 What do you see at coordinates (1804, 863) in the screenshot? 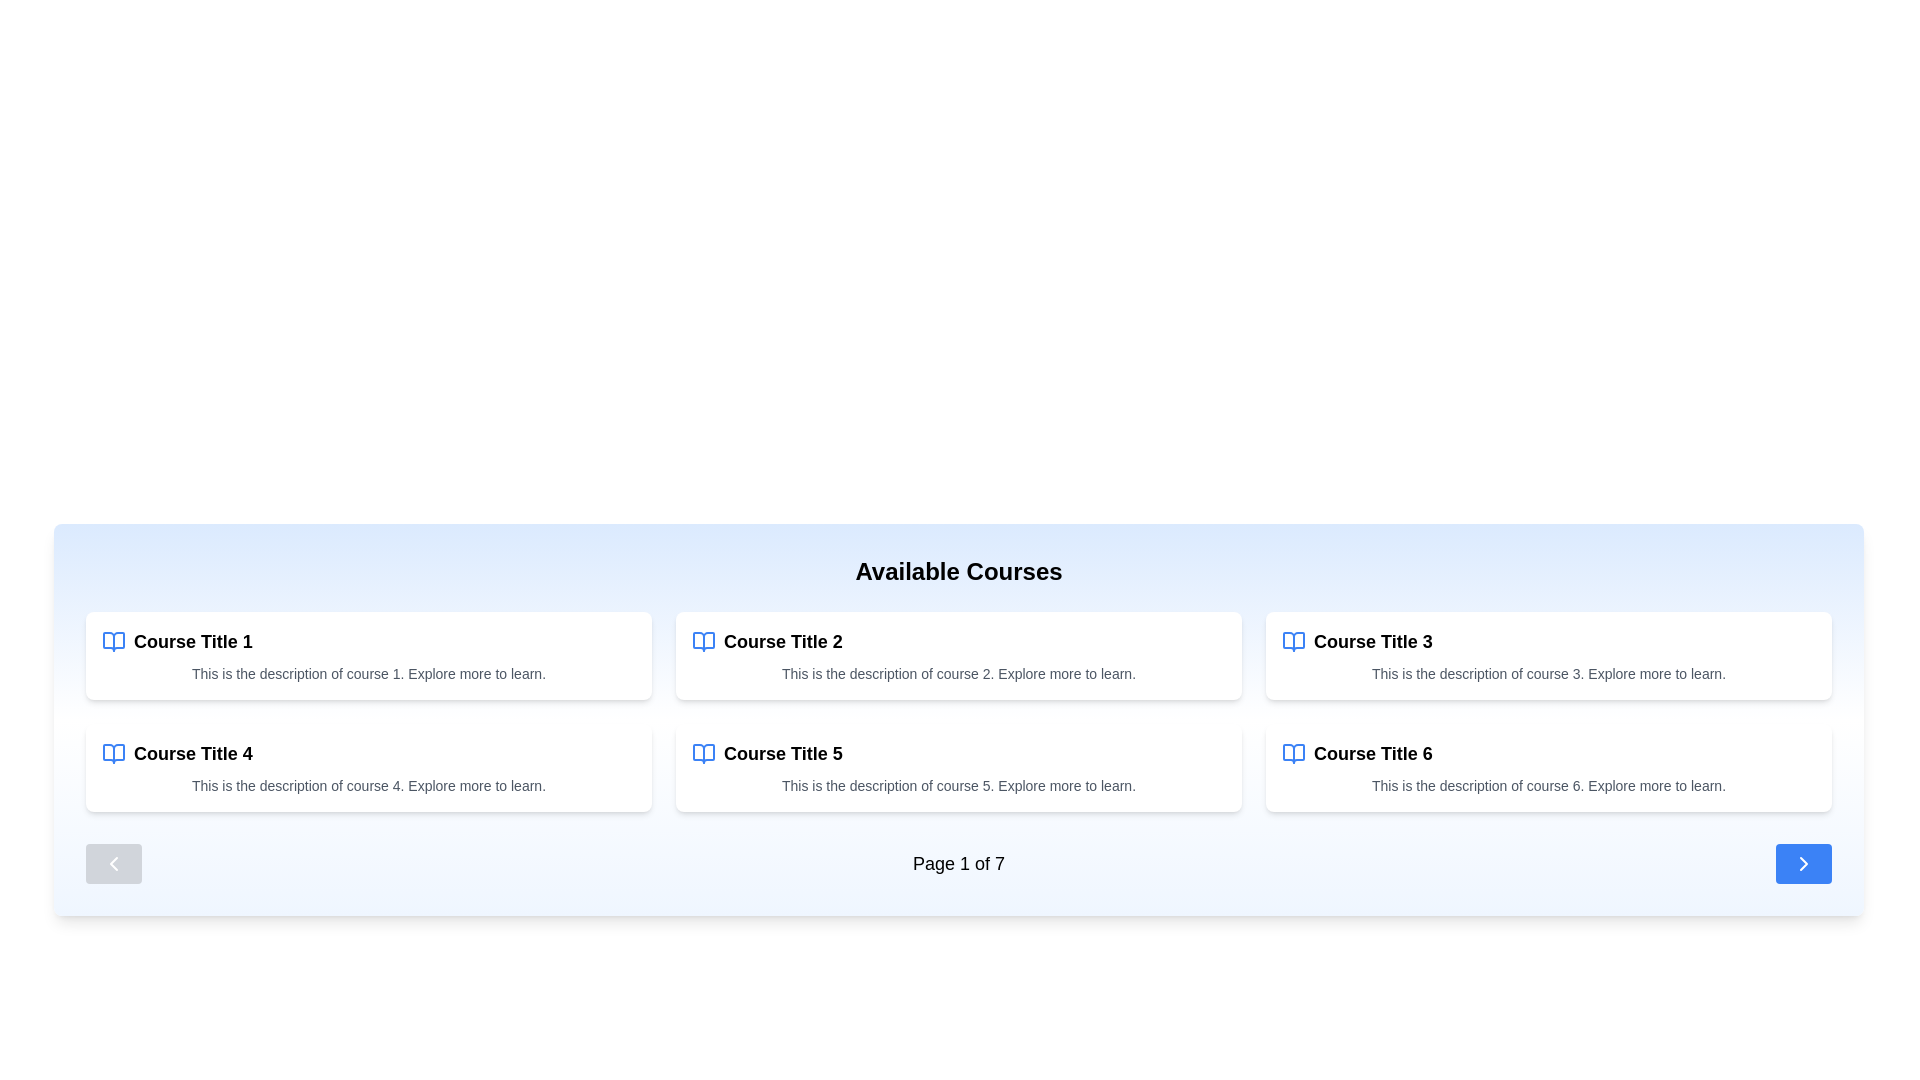
I see `the pagination control button located on the far right side of the bottom navigation bar` at bounding box center [1804, 863].